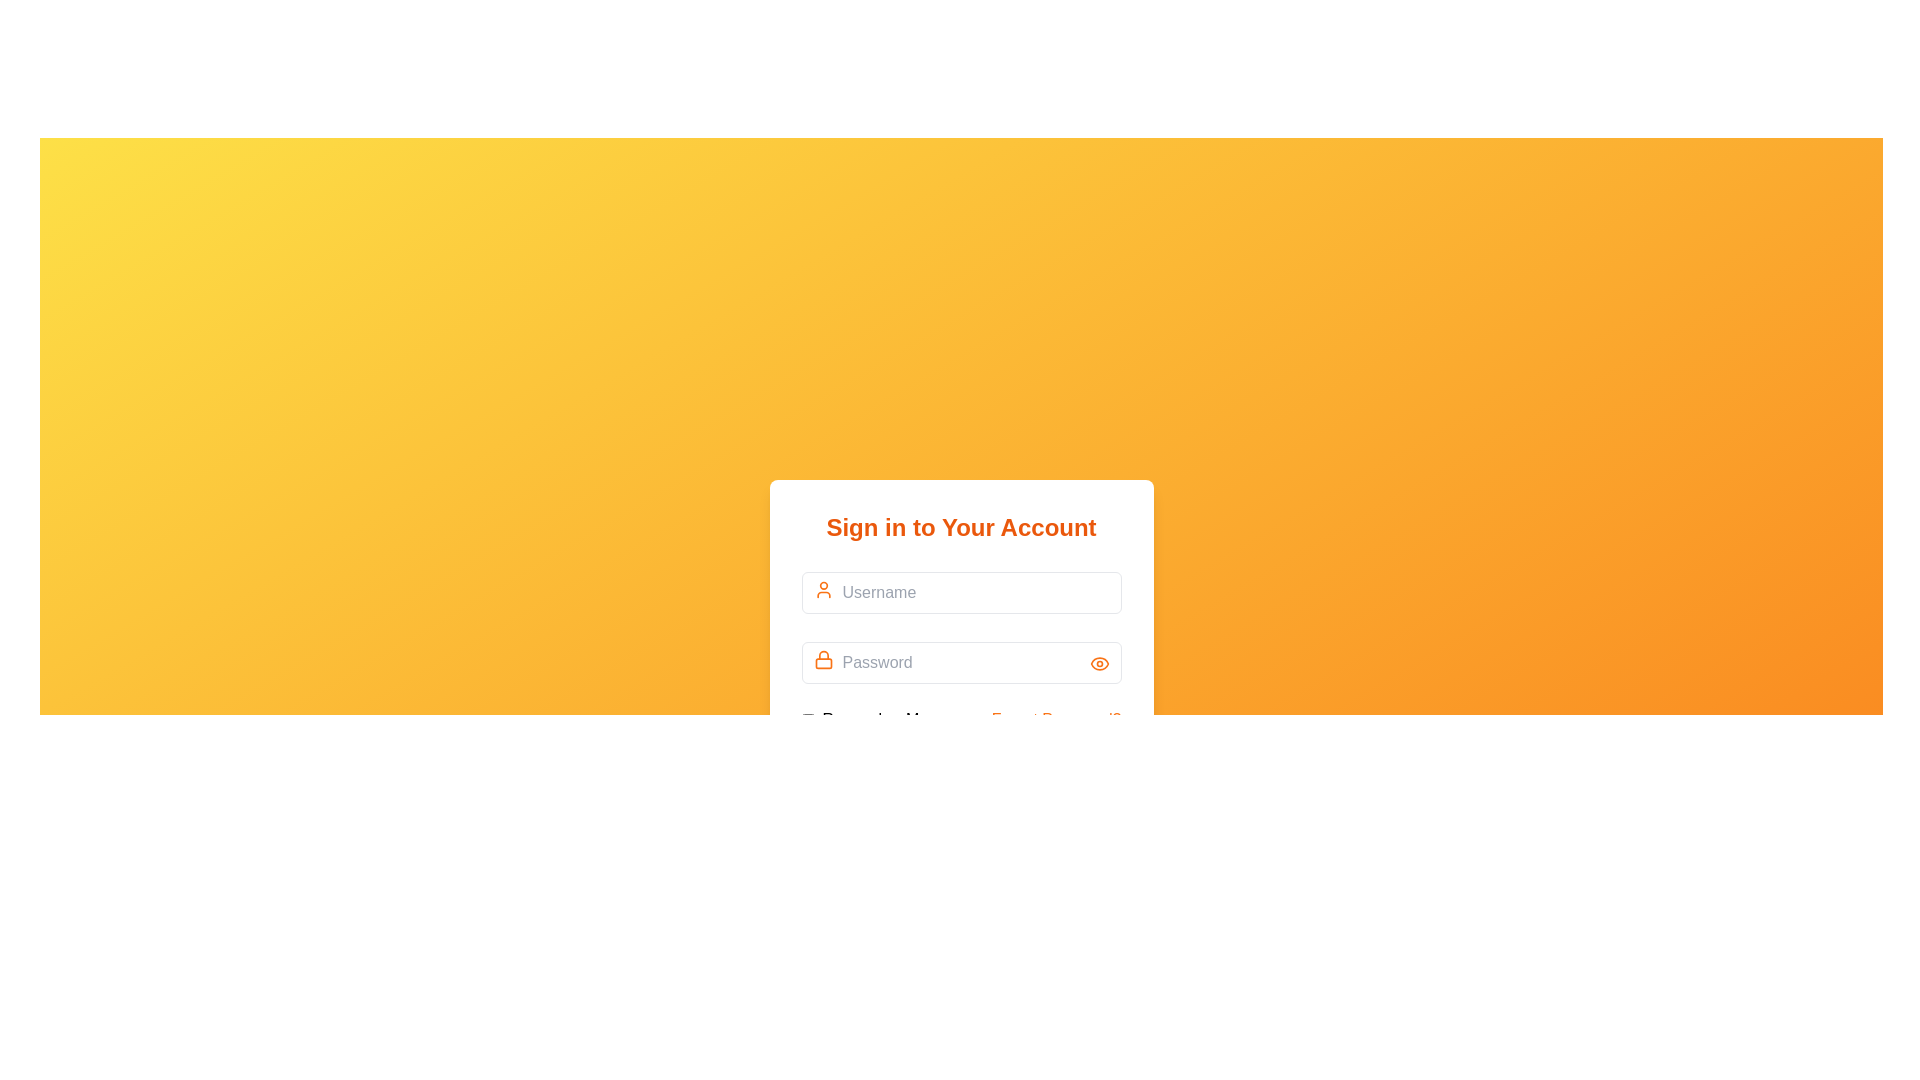  What do you see at coordinates (823, 659) in the screenshot?
I see `the bright orange lock icon located at the top left corner inside the password input field` at bounding box center [823, 659].